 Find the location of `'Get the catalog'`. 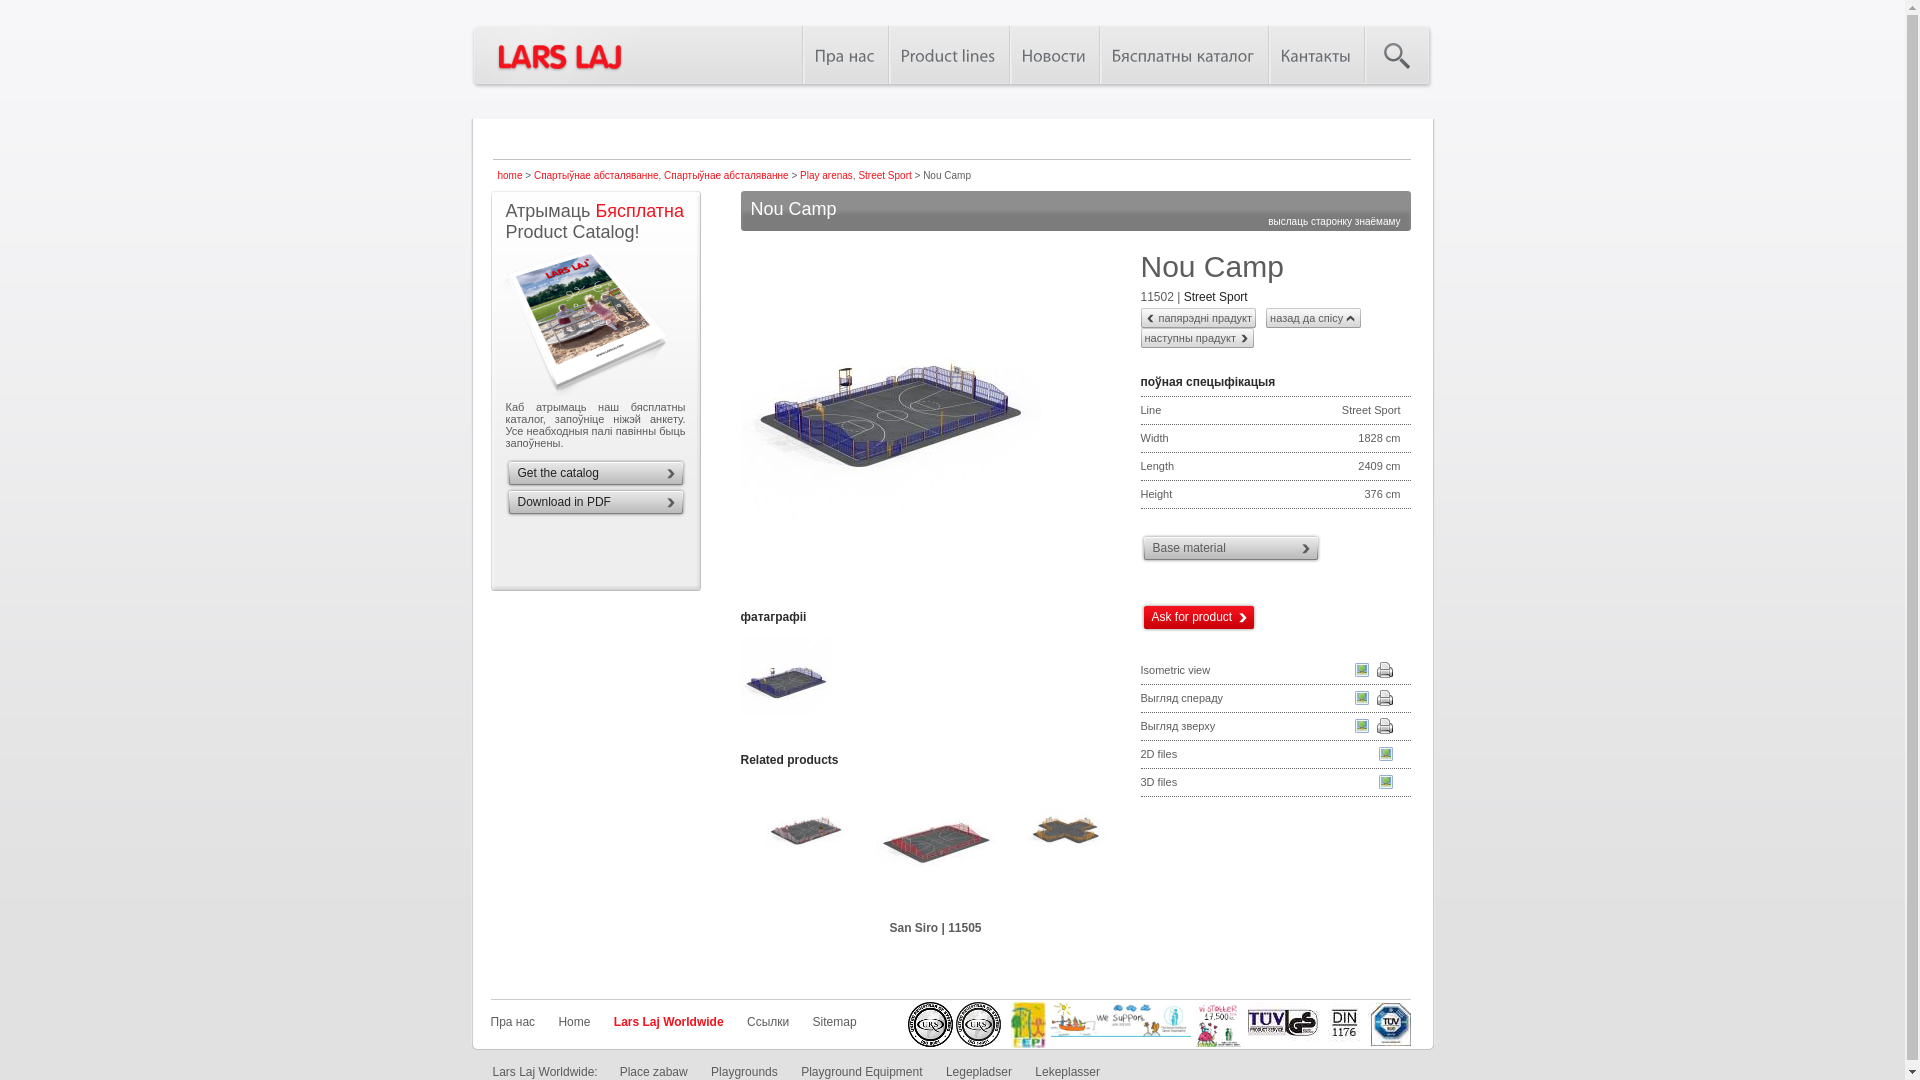

'Get the catalog' is located at coordinates (518, 473).